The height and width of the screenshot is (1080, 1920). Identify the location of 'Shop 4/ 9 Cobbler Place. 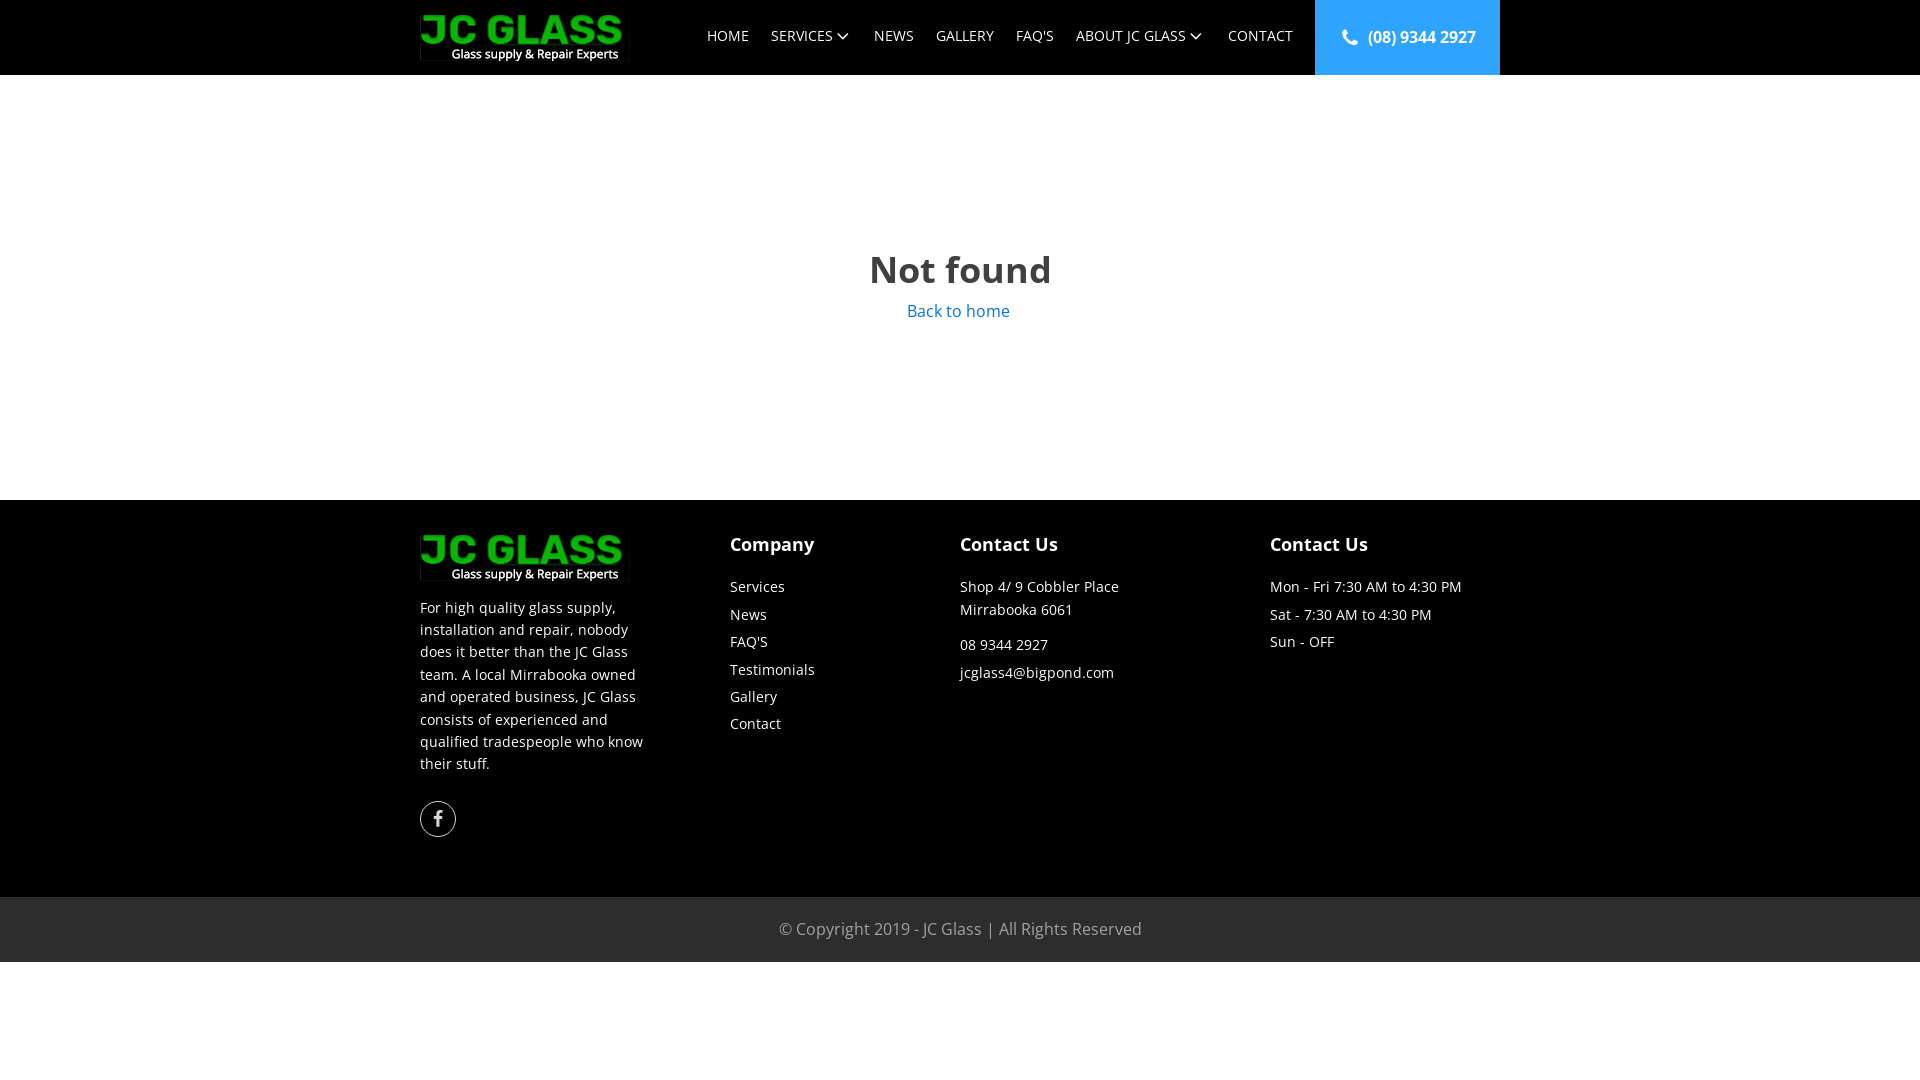
(1039, 597).